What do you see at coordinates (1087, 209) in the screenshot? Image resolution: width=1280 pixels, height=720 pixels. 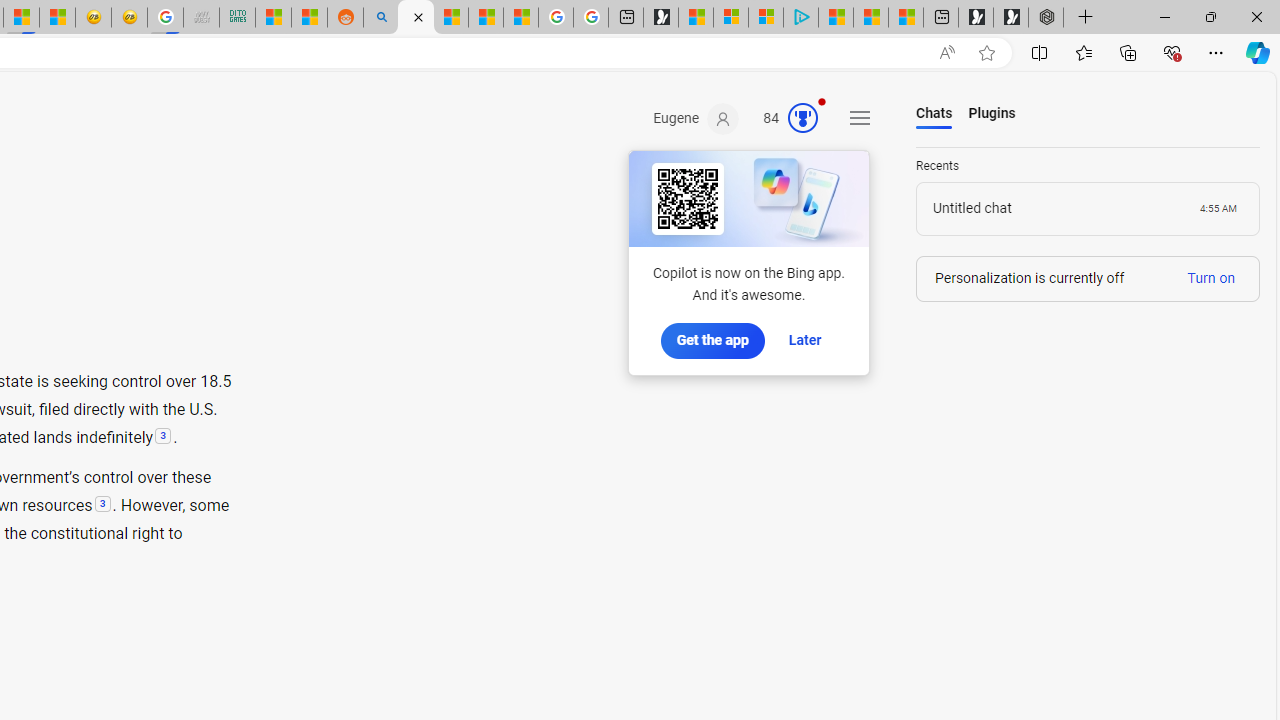 I see `'Load chat'` at bounding box center [1087, 209].